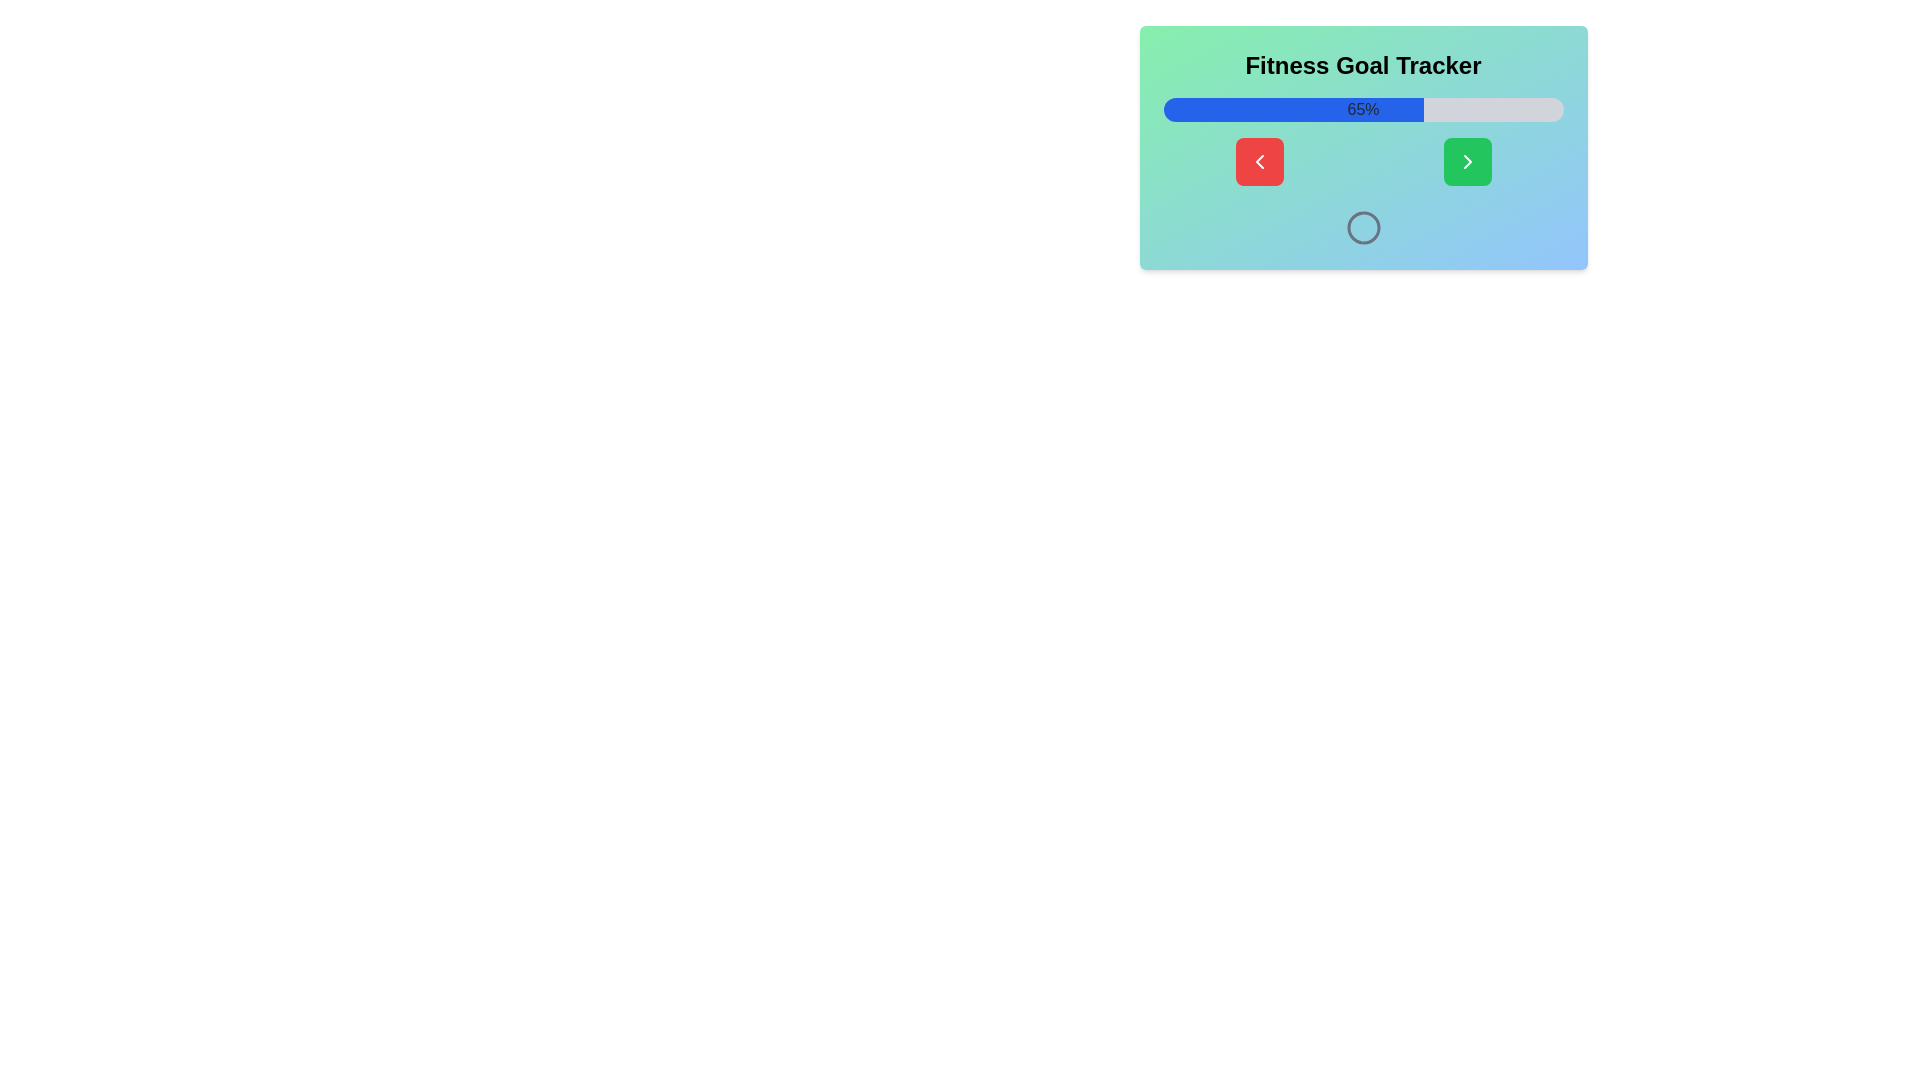 The width and height of the screenshot is (1920, 1080). I want to click on the small leftward-pointing chevron icon located within the red button area, which is part of a stylized card UI element, so click(1258, 161).